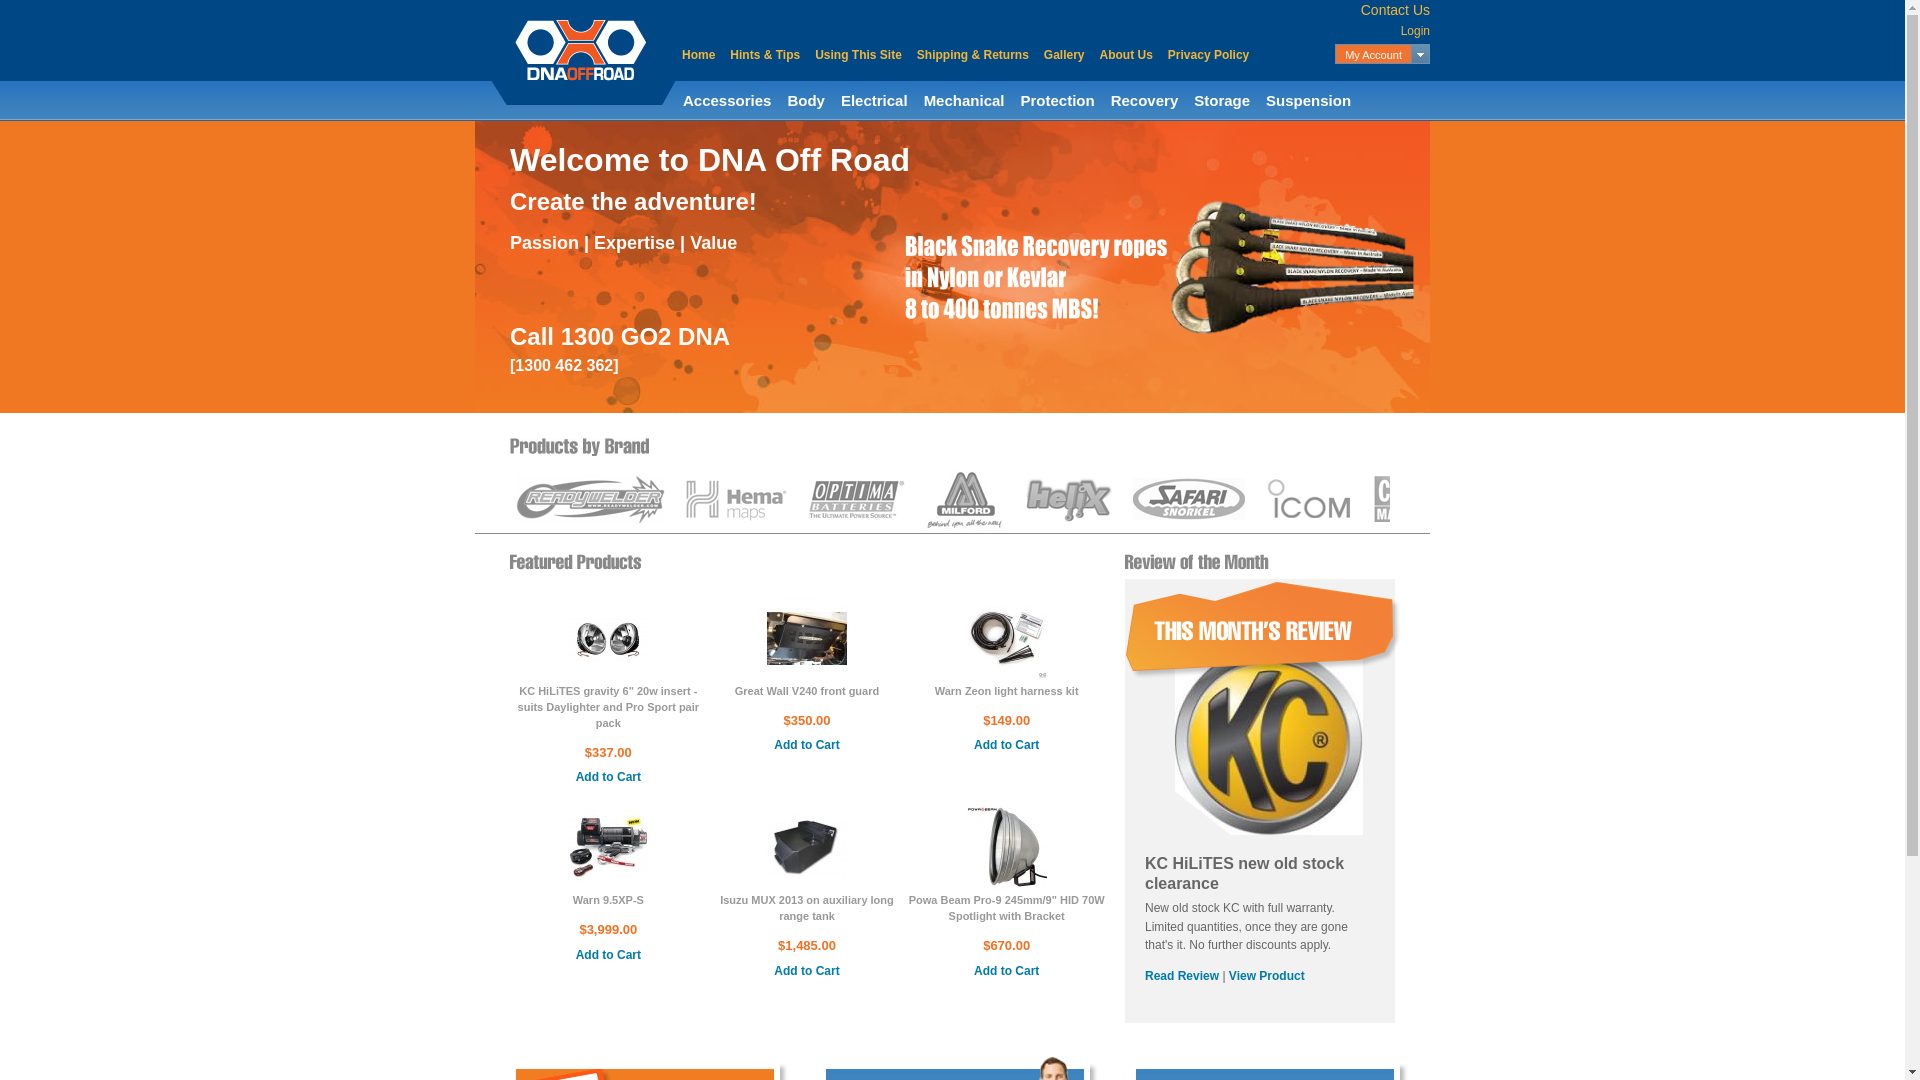 The width and height of the screenshot is (1920, 1080). I want to click on 'My Account', so click(1372, 53).